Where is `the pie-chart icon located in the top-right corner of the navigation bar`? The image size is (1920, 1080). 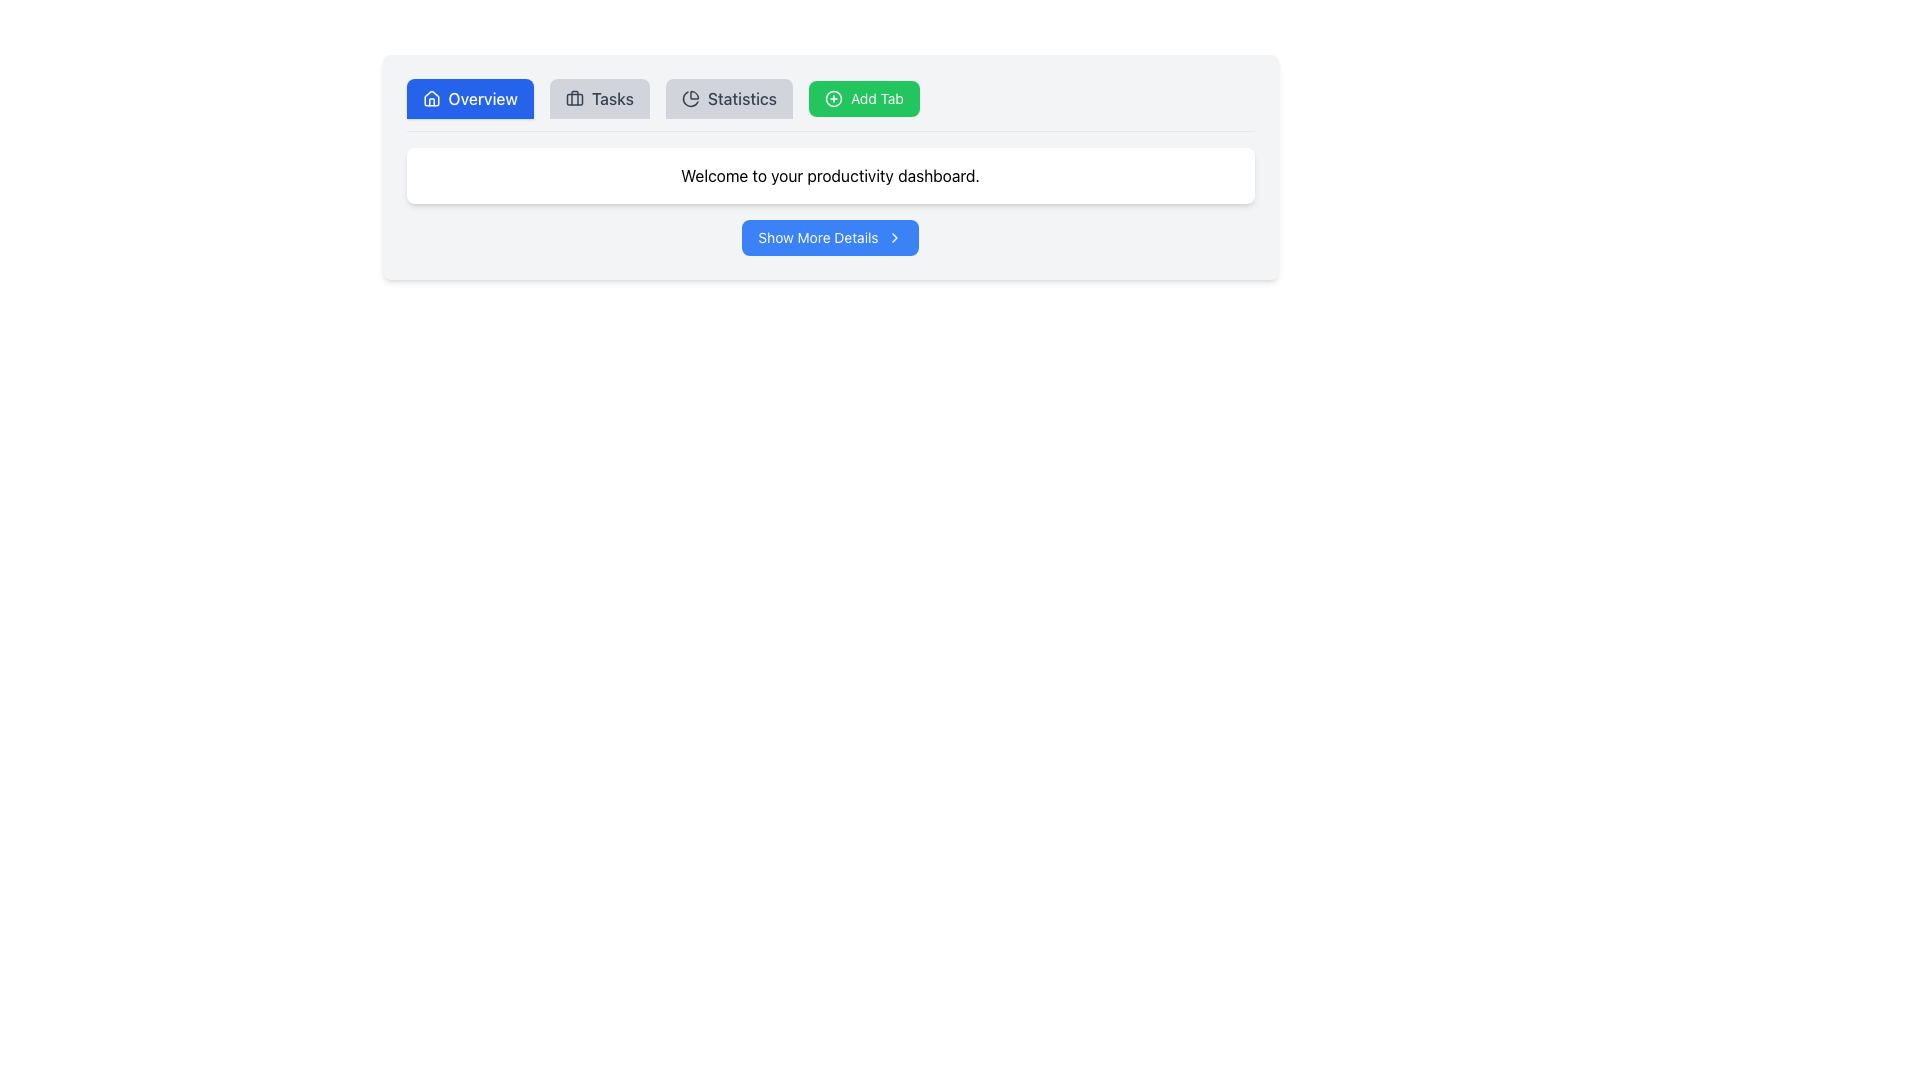 the pie-chart icon located in the top-right corner of the navigation bar is located at coordinates (690, 99).